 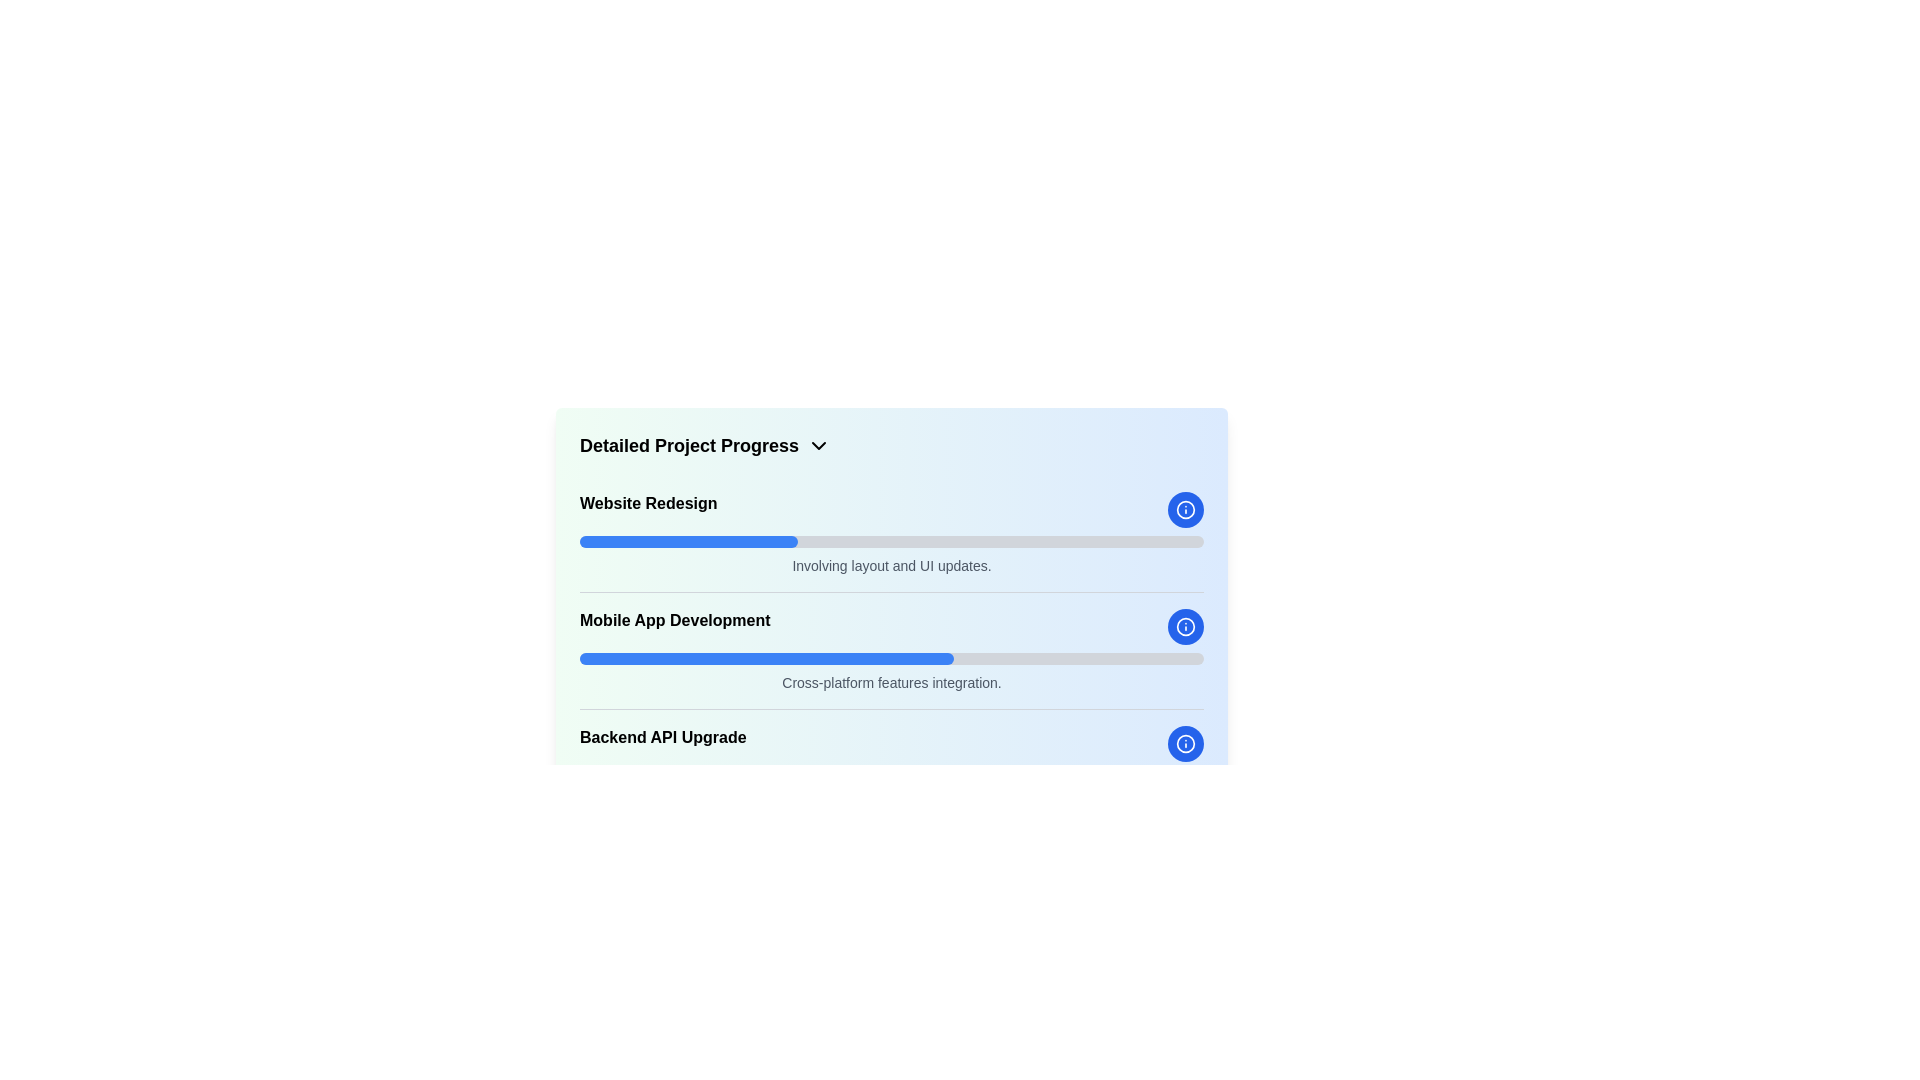 What do you see at coordinates (891, 651) in the screenshot?
I see `the 'Mobile App Development' project progress section` at bounding box center [891, 651].